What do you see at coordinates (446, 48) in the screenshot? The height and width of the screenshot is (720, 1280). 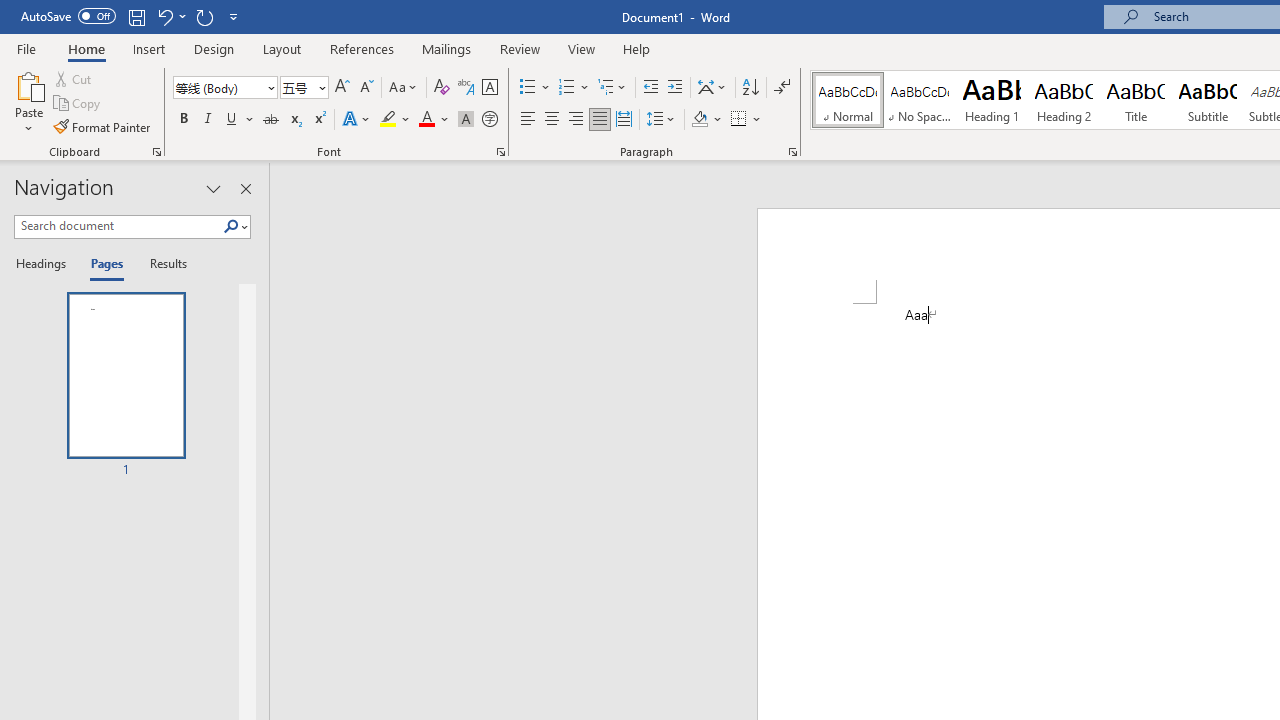 I see `'Mailings'` at bounding box center [446, 48].